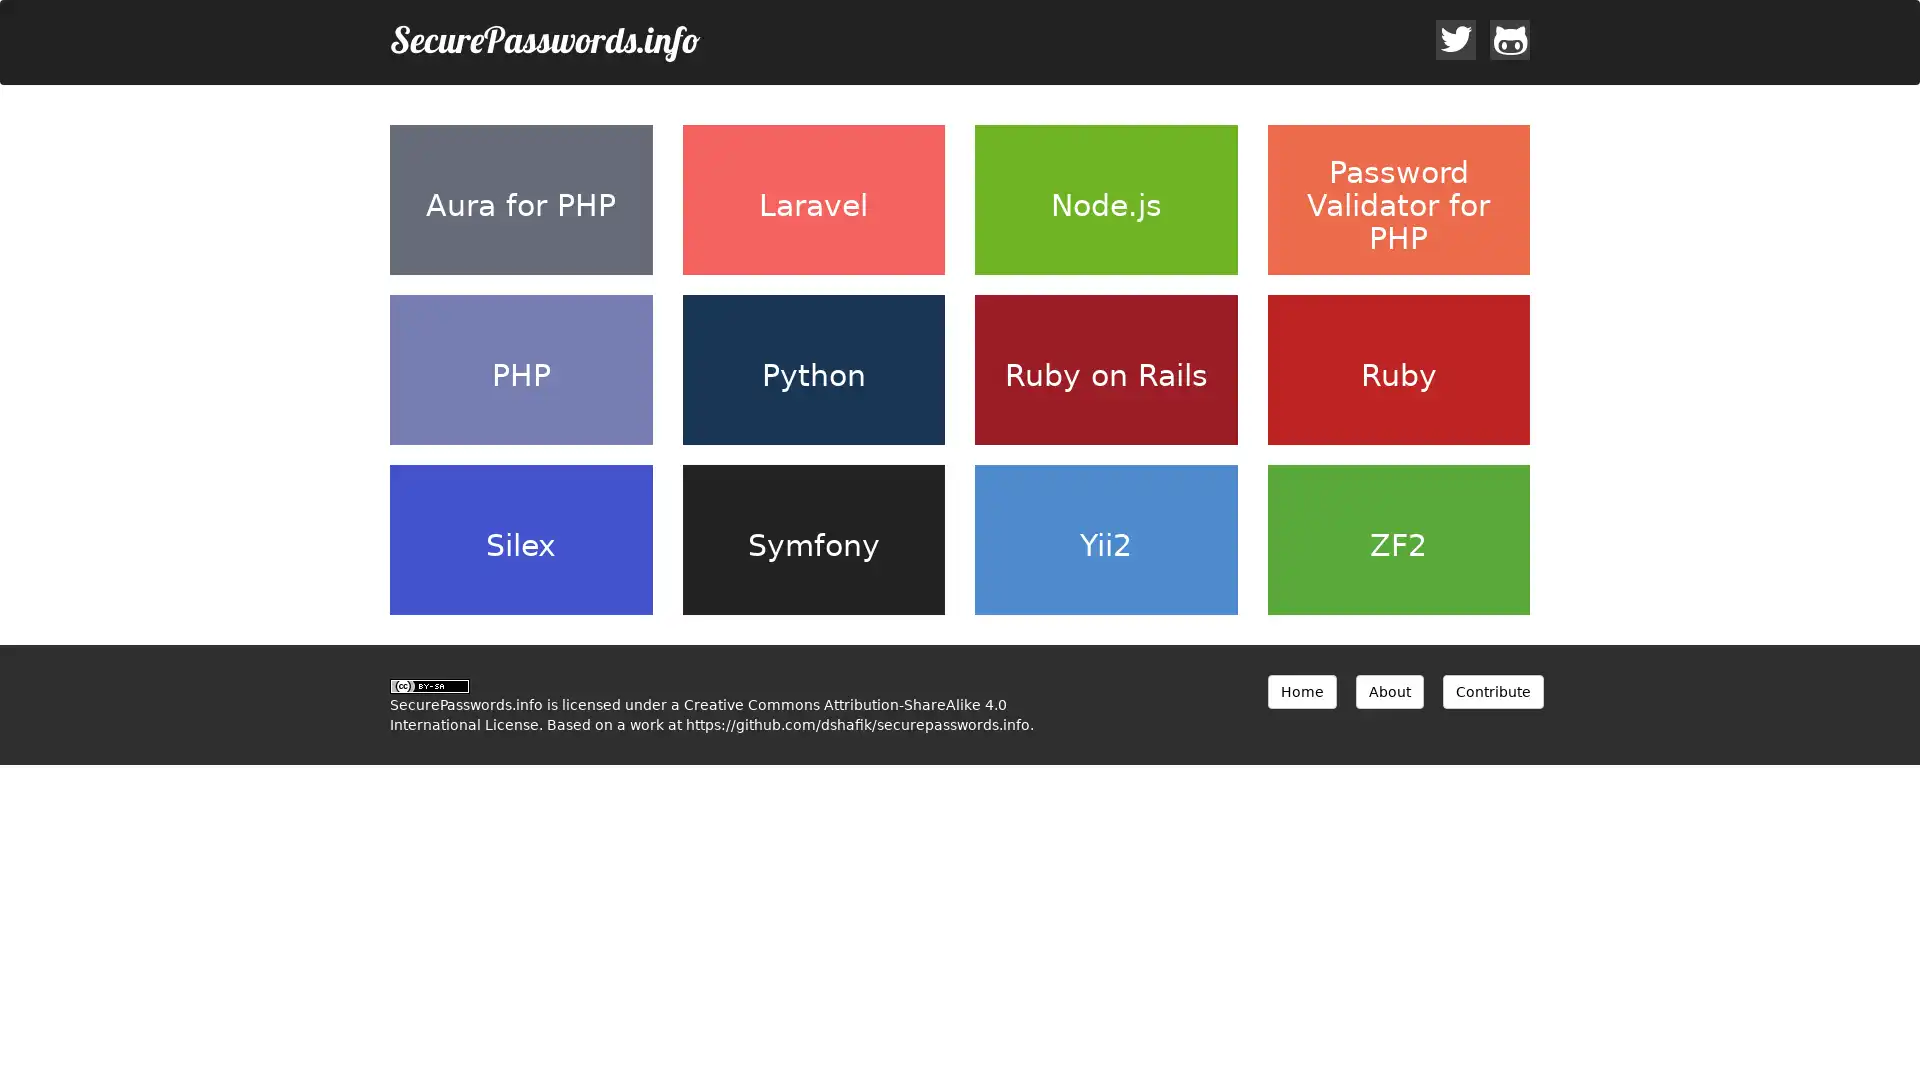  What do you see at coordinates (1397, 200) in the screenshot?
I see `Password Validator for PHP` at bounding box center [1397, 200].